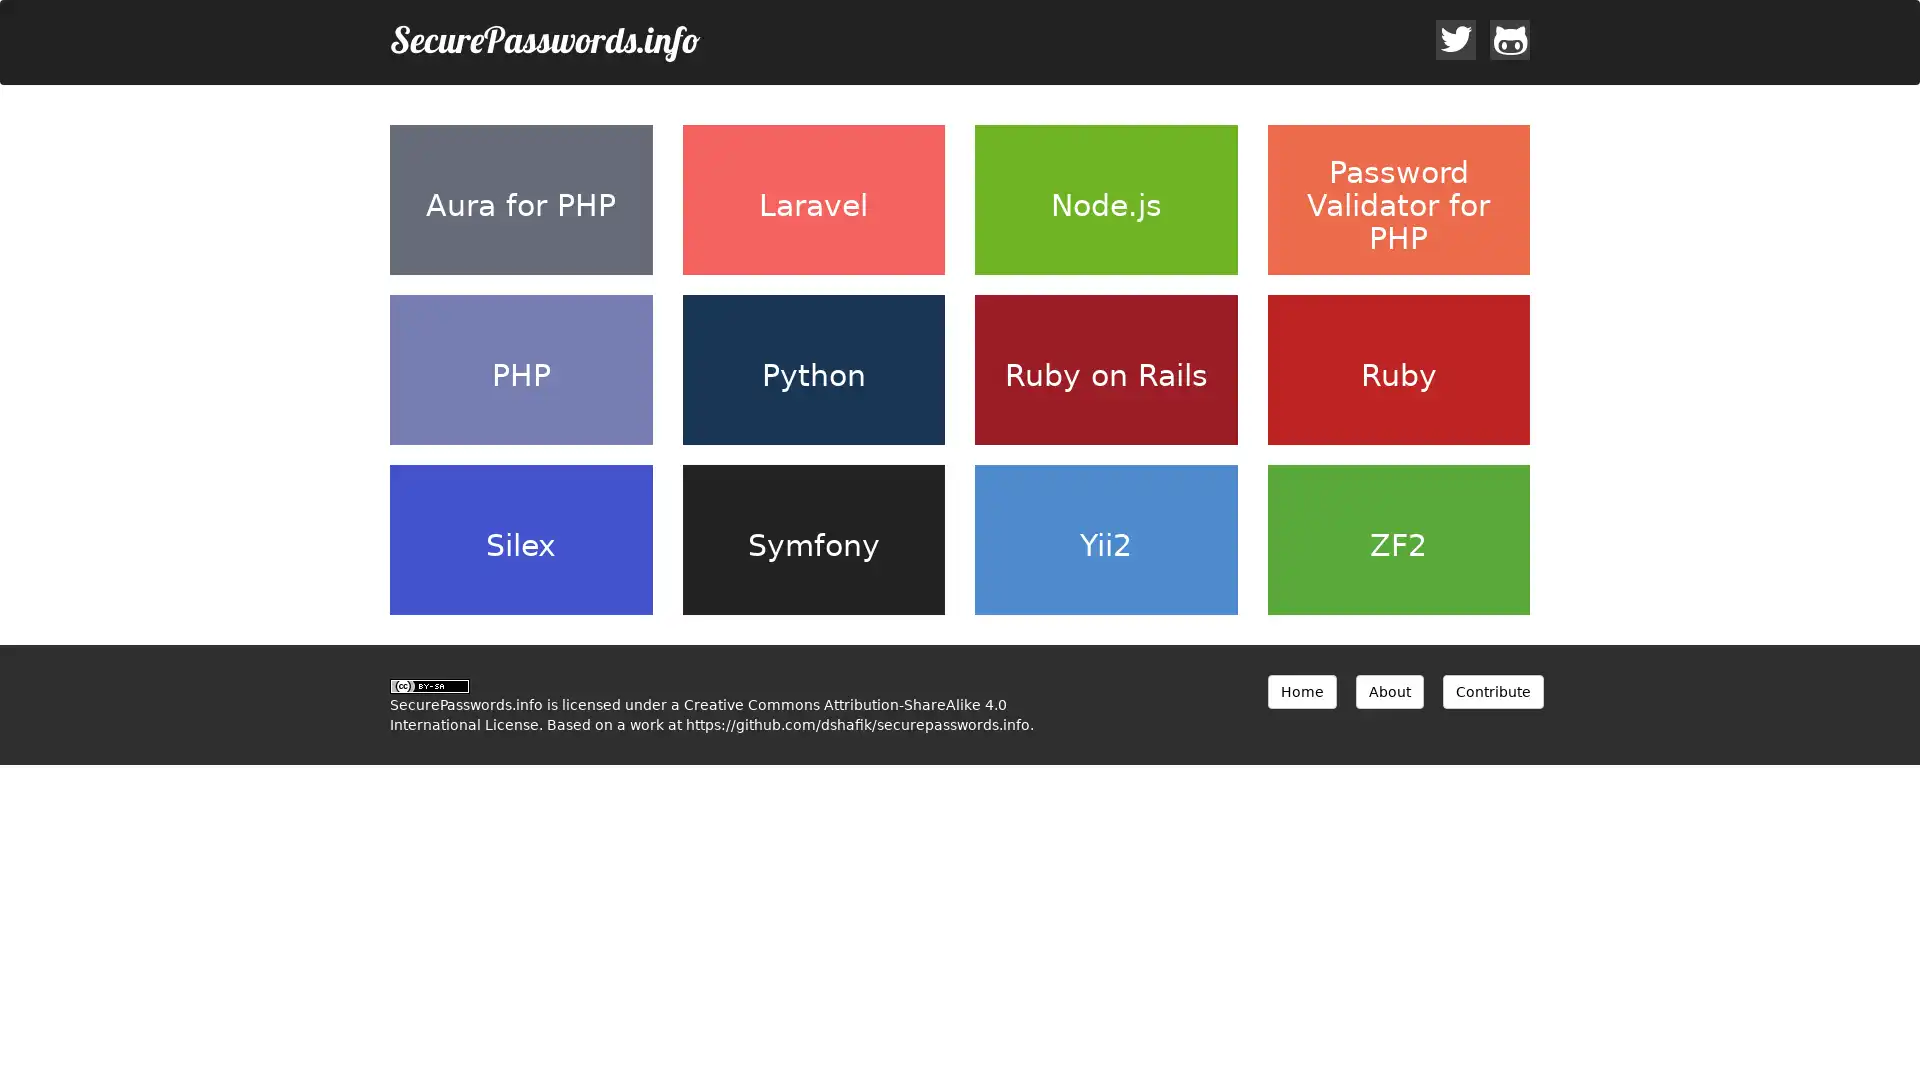  What do you see at coordinates (1397, 200) in the screenshot?
I see `Password Validator for PHP` at bounding box center [1397, 200].